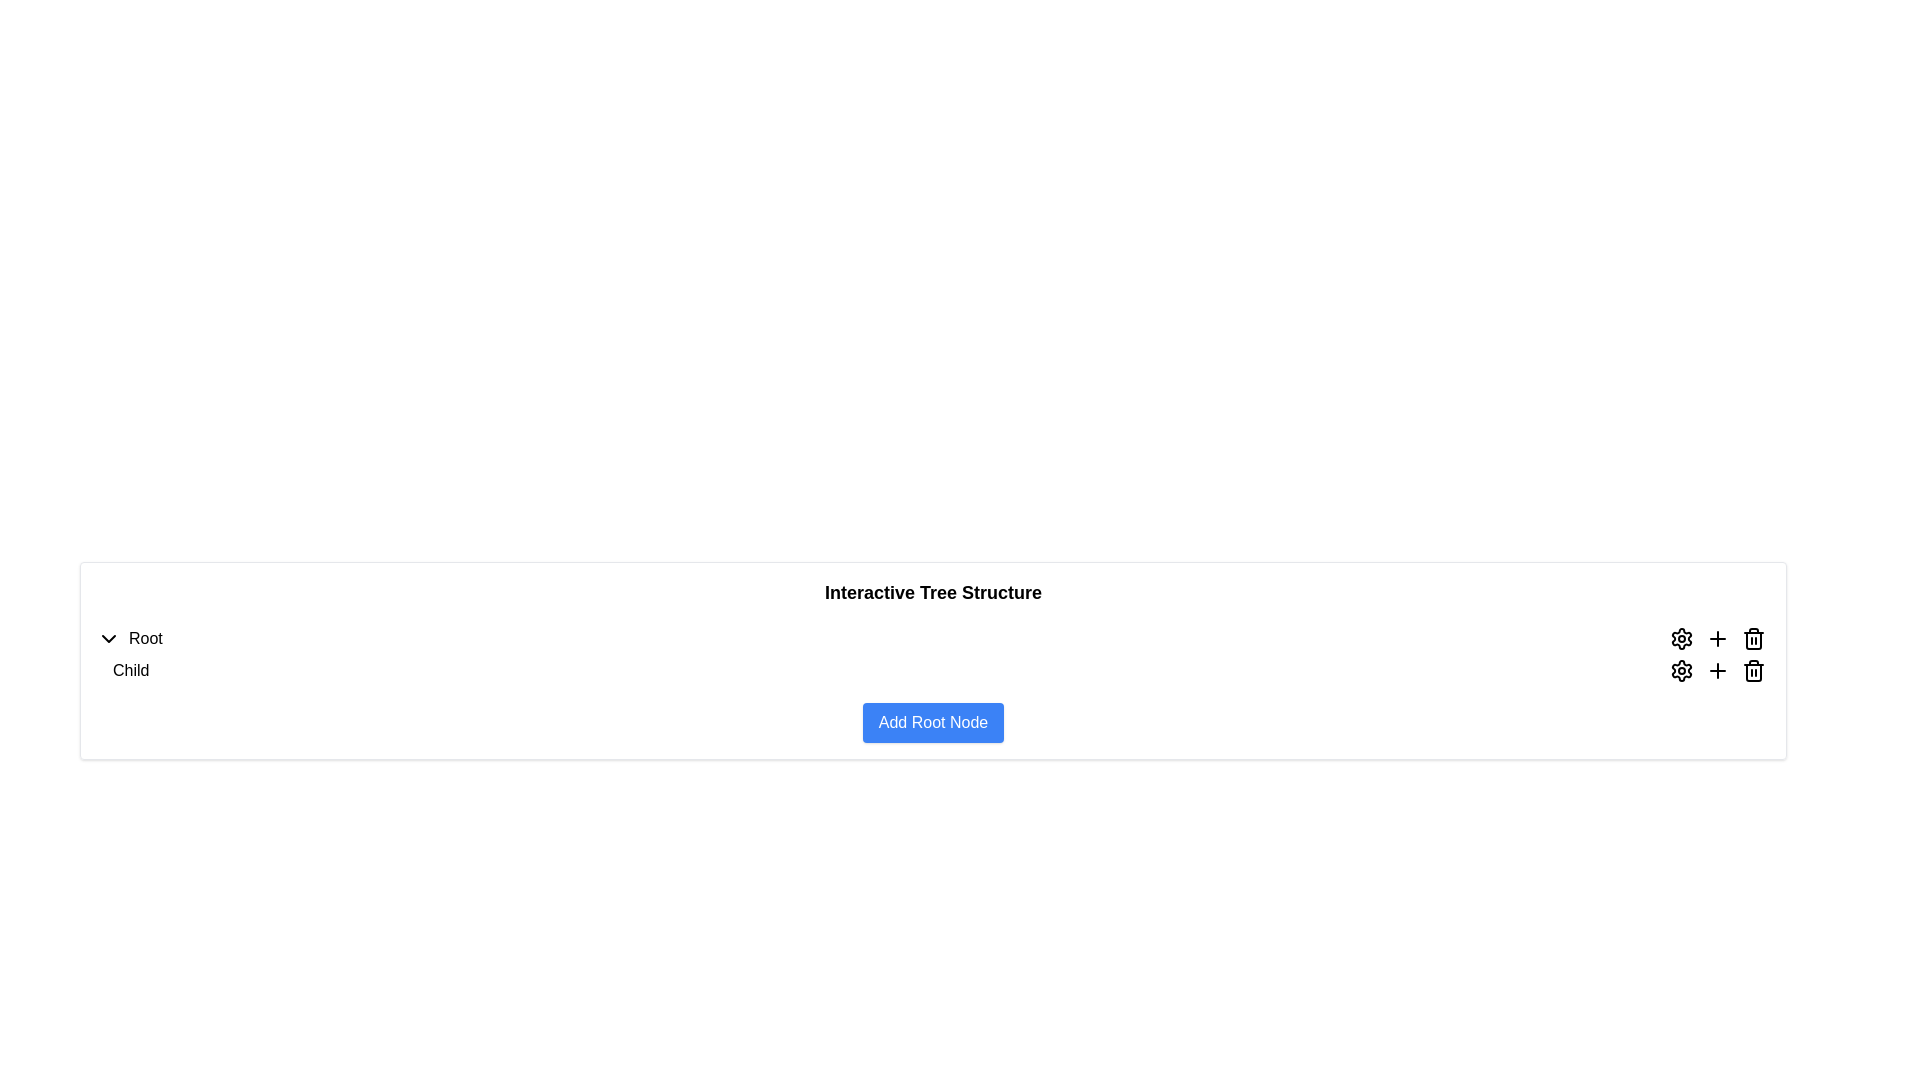 The width and height of the screenshot is (1920, 1080). I want to click on the button located at the center of the bottom part of the 'Interactive Tree Structure' section, so click(932, 722).